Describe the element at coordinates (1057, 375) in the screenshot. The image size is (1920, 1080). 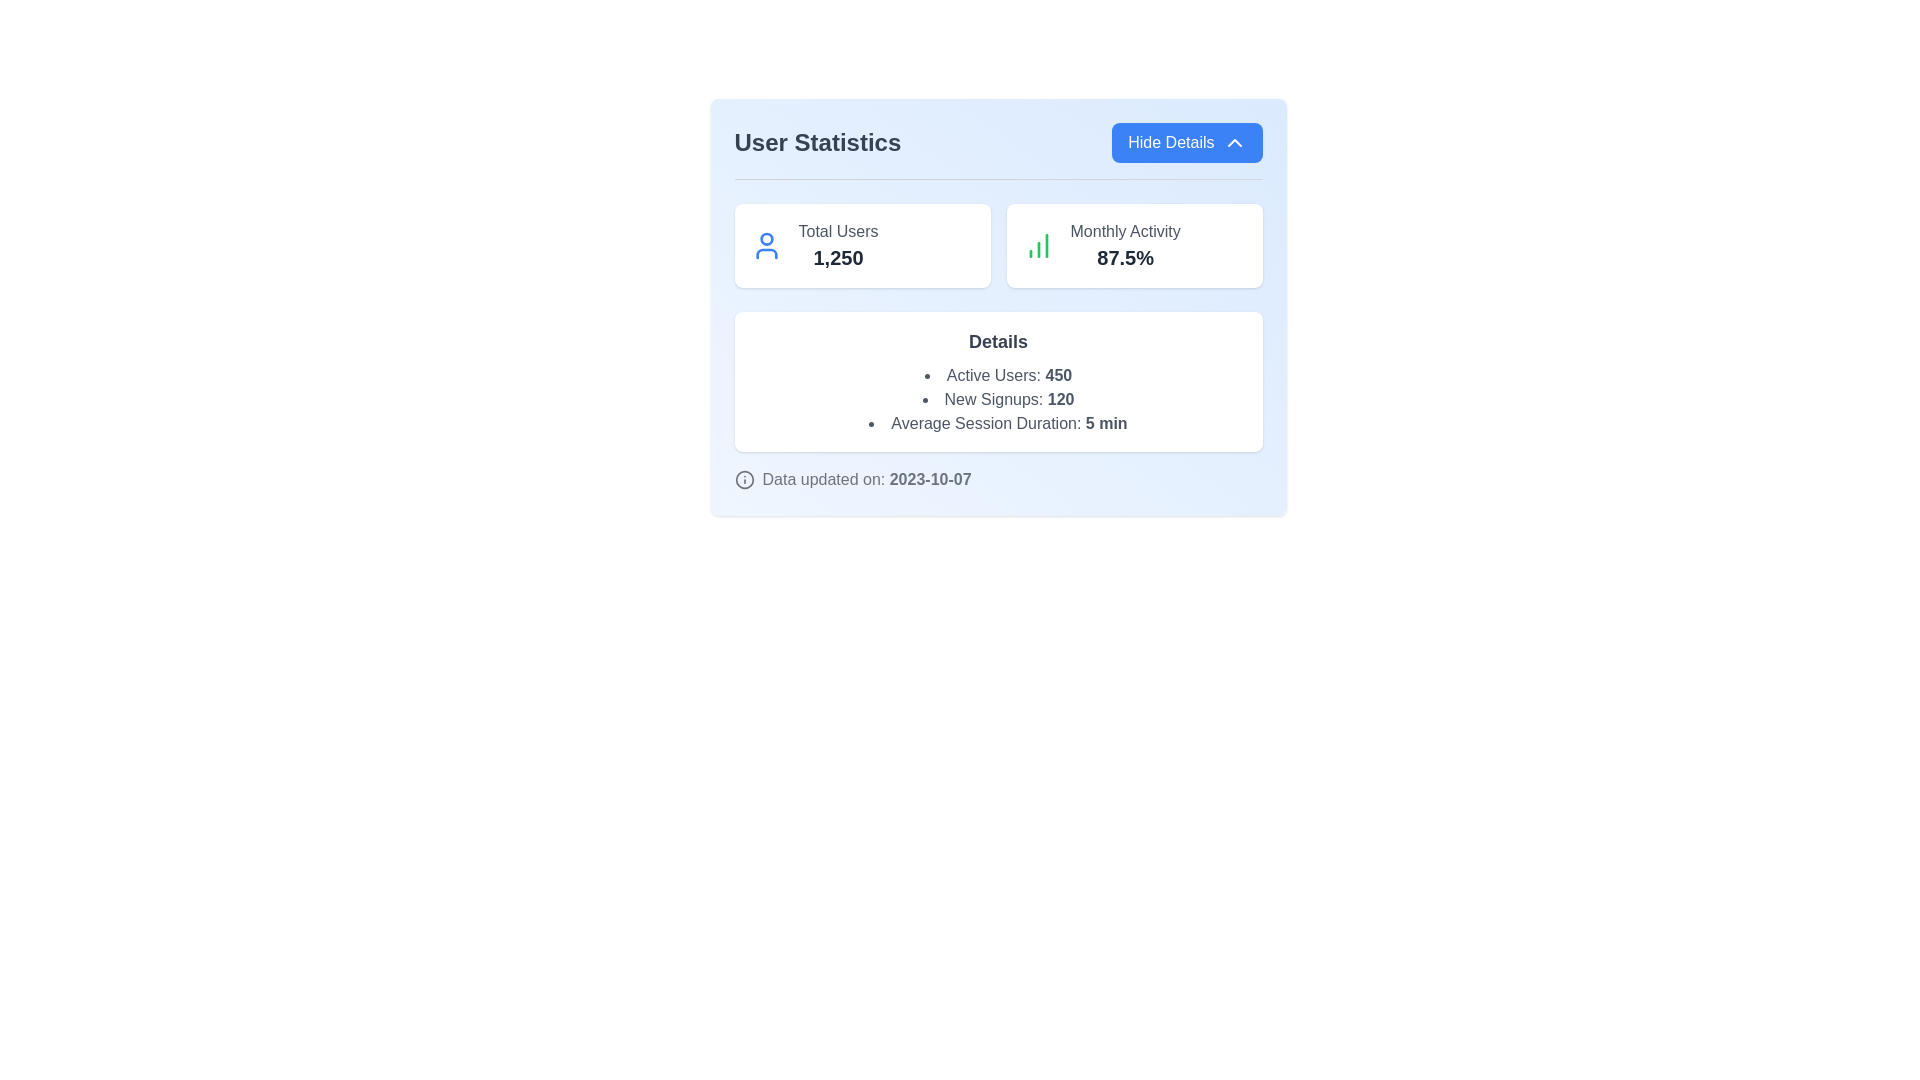
I see `the bold text label displaying the number of active users in the 'User Statistics' panel, located in the center of the 'Details' section` at that location.